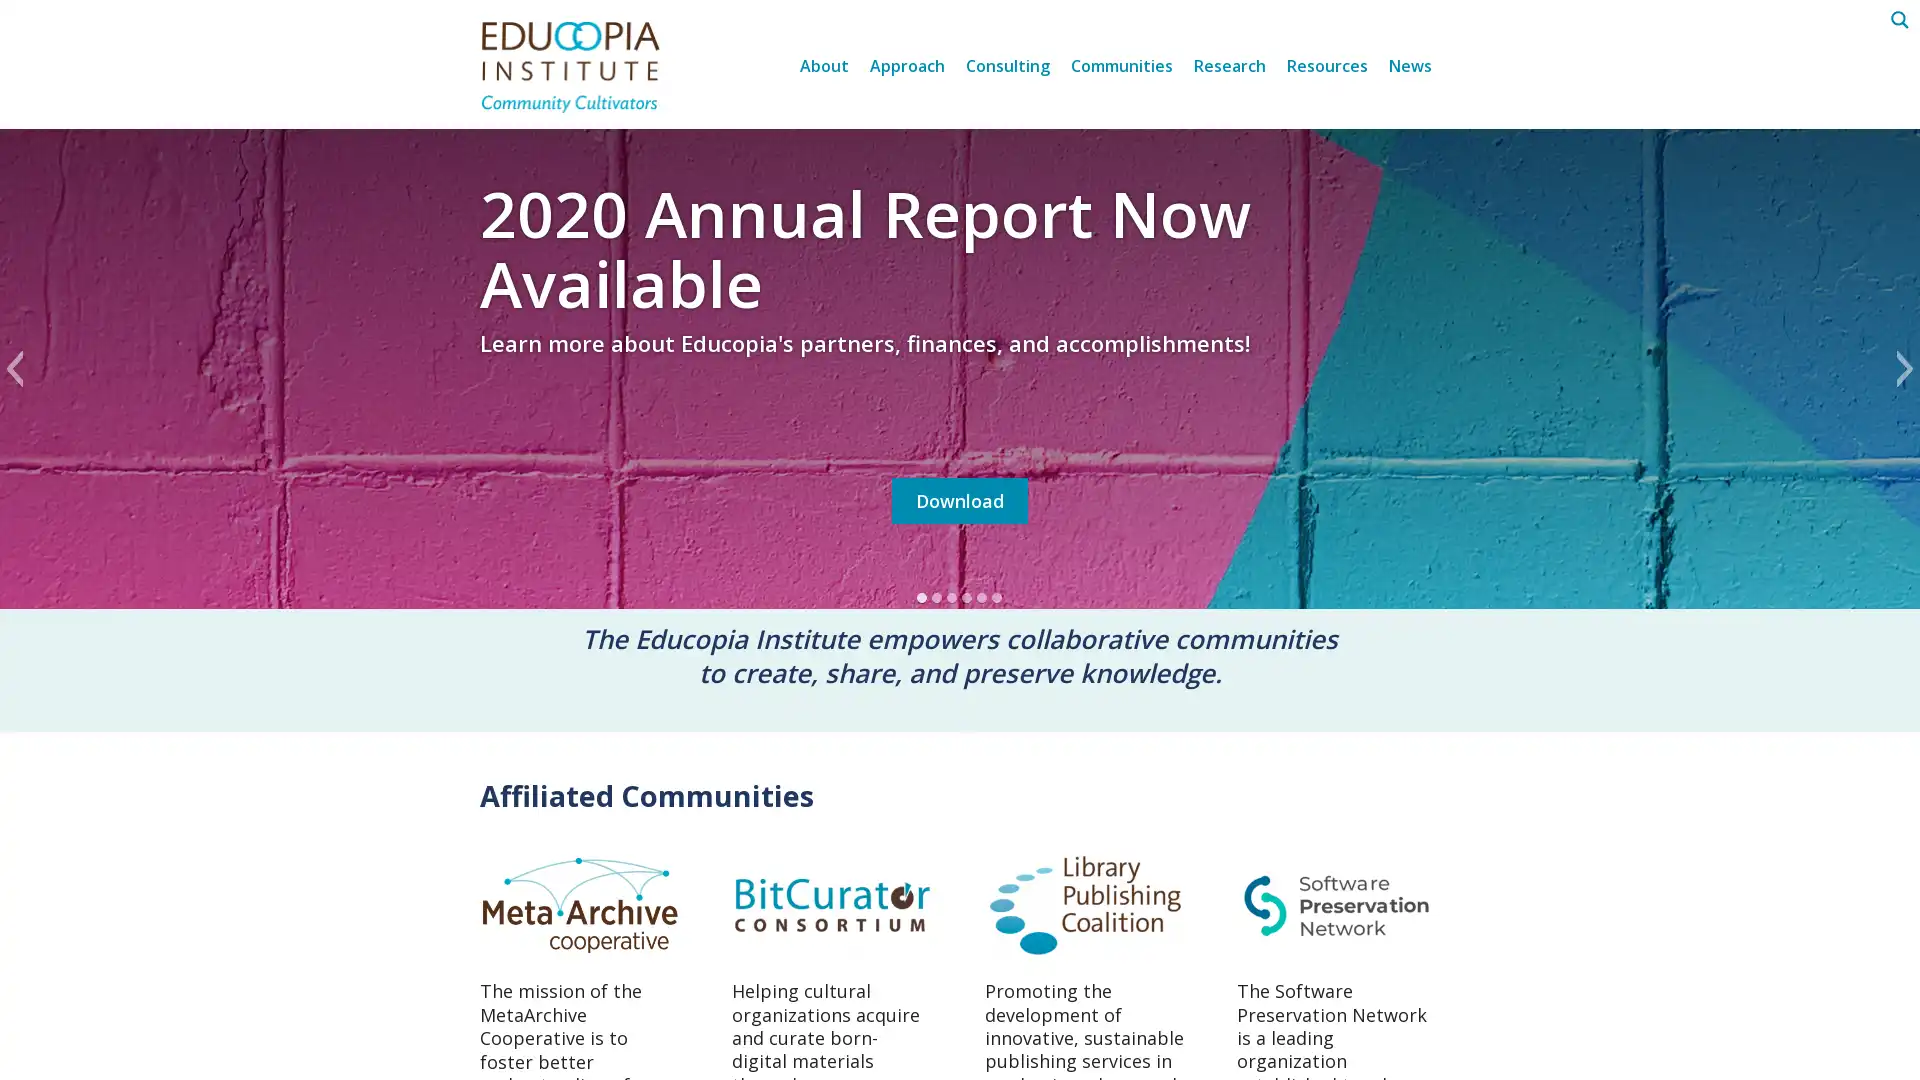  Describe the element at coordinates (1904, 369) in the screenshot. I see `Next` at that location.